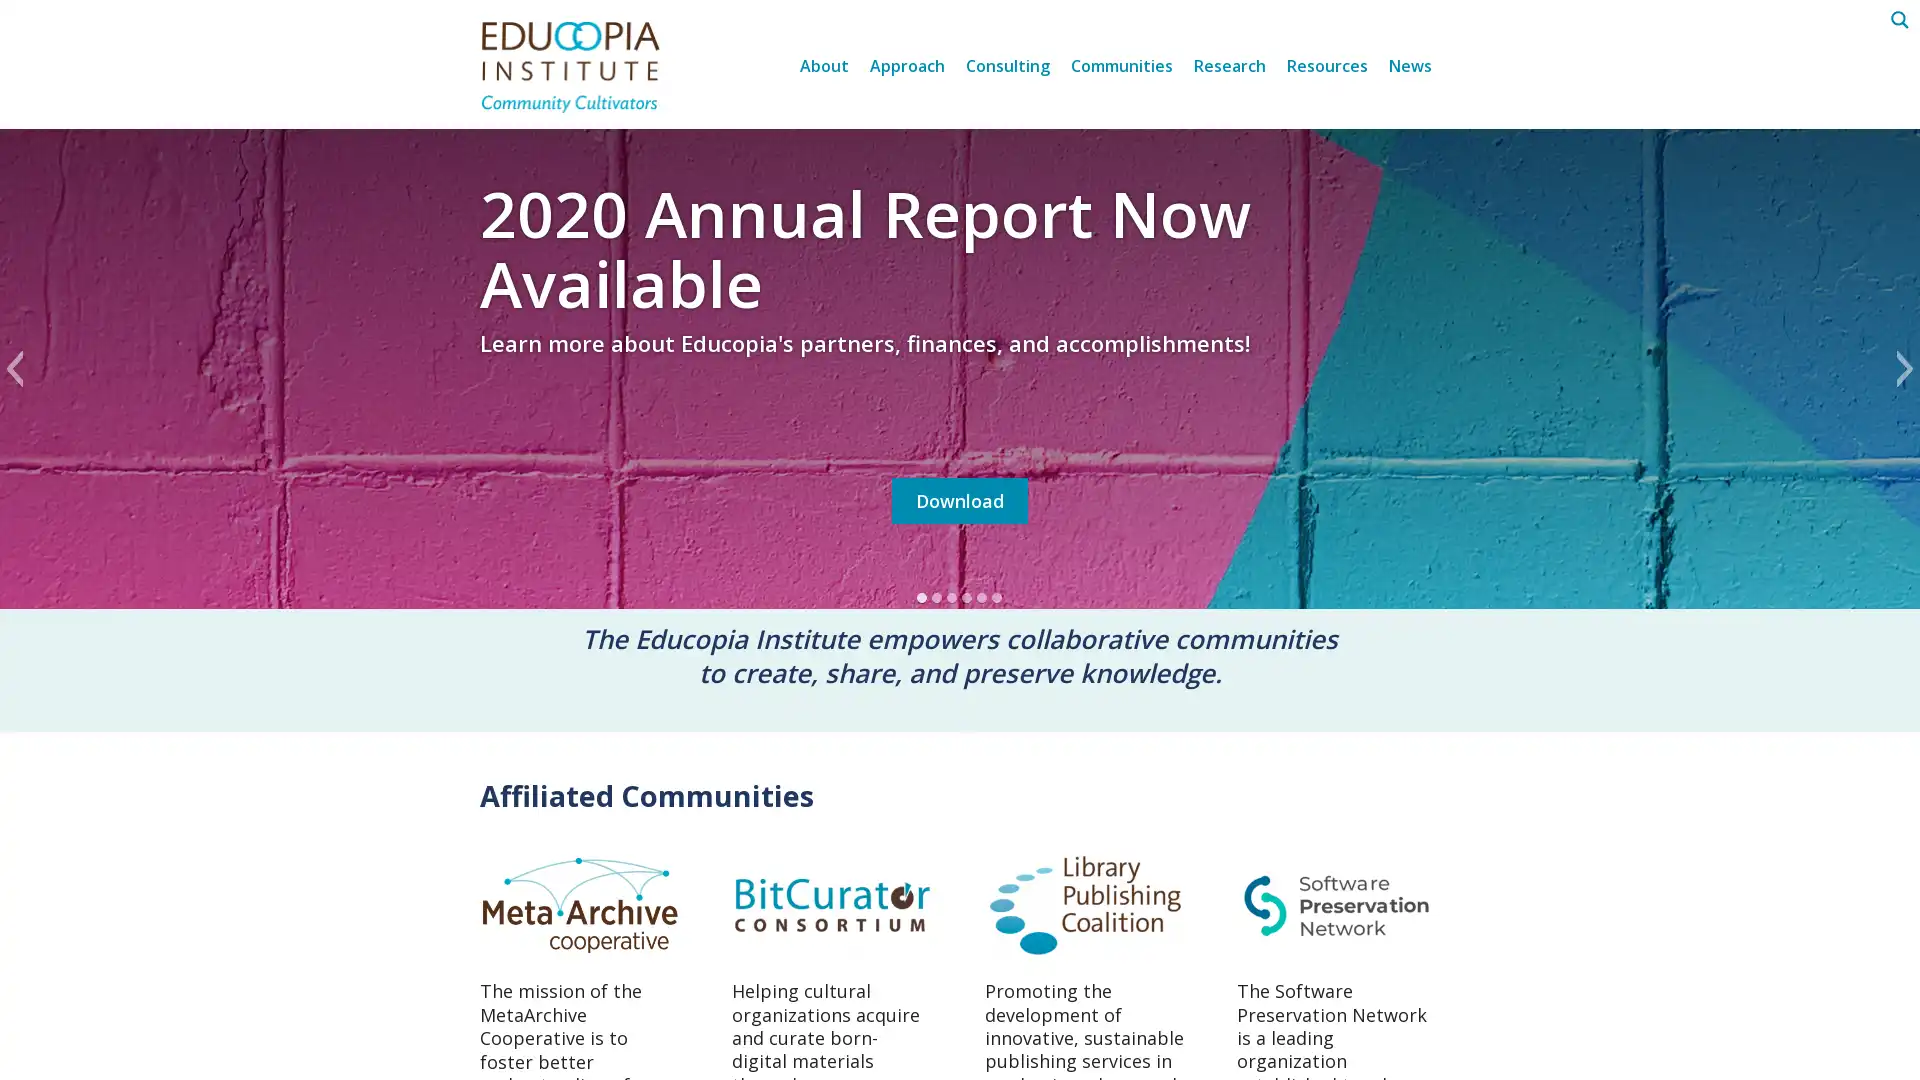  Describe the element at coordinates (1904, 369) in the screenshot. I see `Next` at that location.